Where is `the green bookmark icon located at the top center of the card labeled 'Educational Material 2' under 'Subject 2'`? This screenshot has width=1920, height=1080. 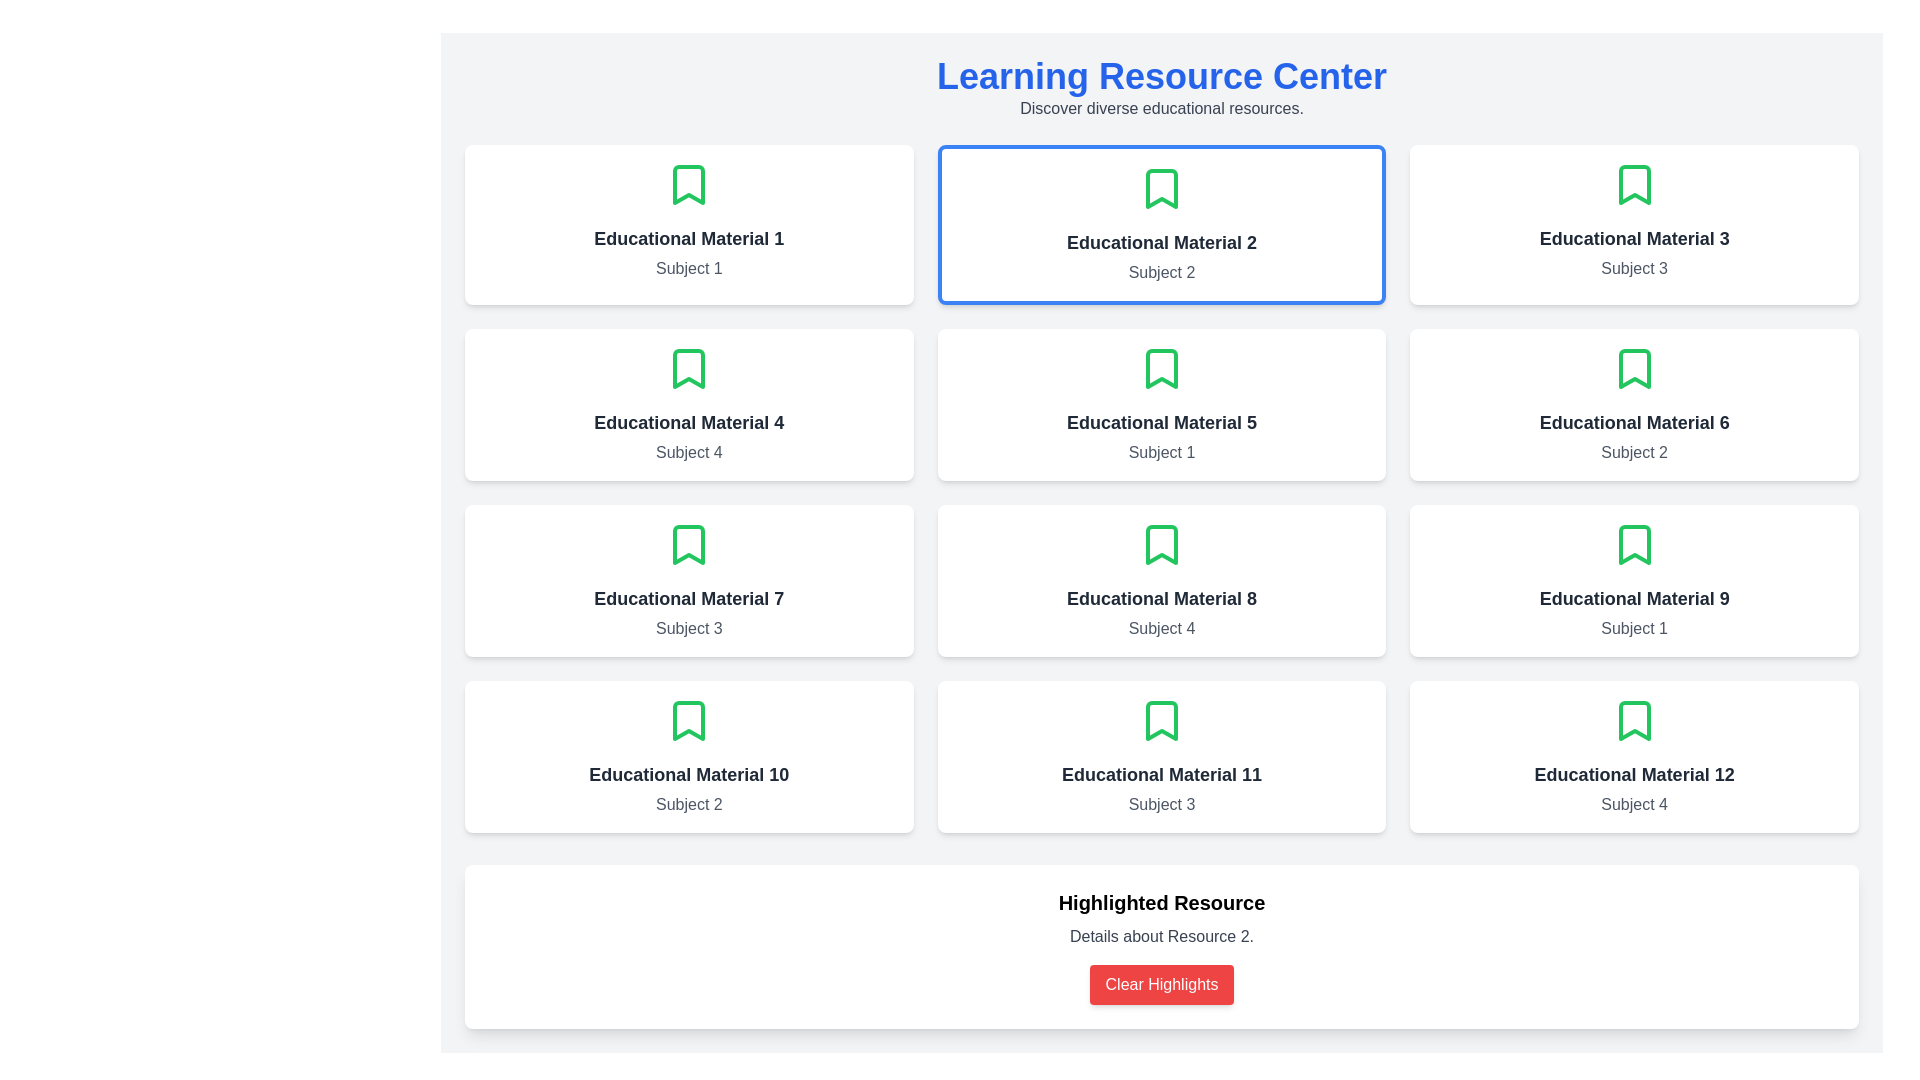 the green bookmark icon located at the top center of the card labeled 'Educational Material 2' under 'Subject 2' is located at coordinates (1161, 189).